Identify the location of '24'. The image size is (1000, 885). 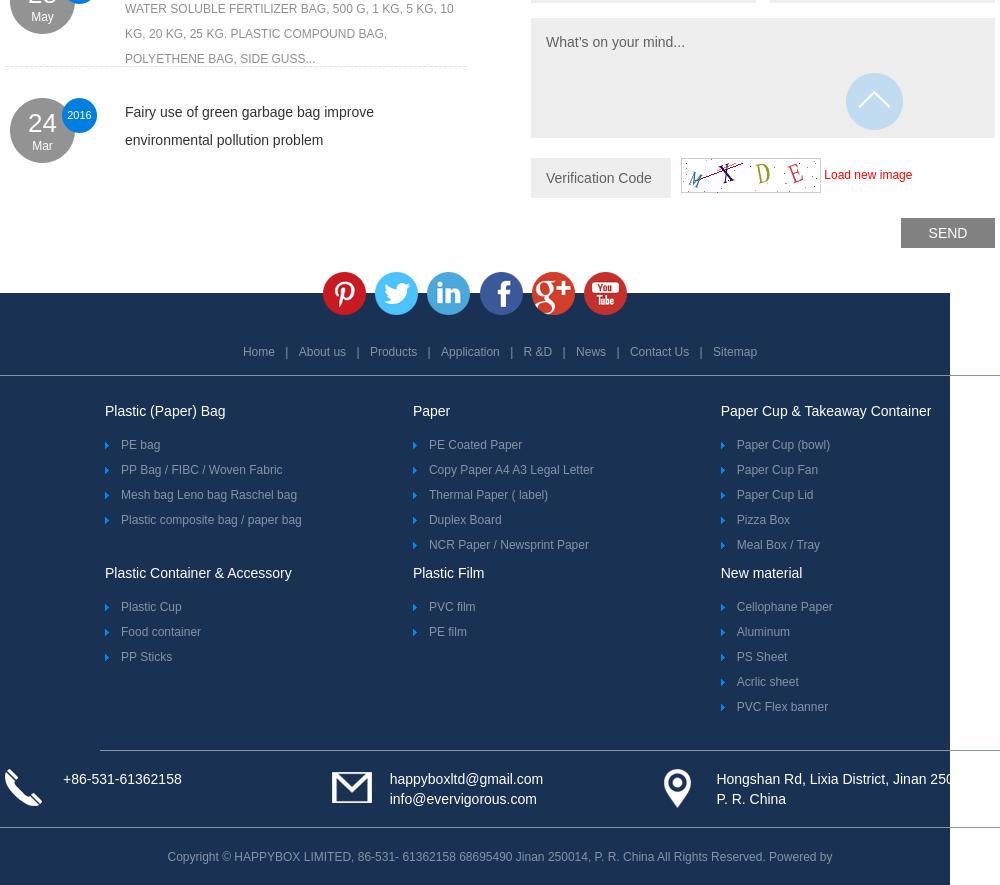
(42, 122).